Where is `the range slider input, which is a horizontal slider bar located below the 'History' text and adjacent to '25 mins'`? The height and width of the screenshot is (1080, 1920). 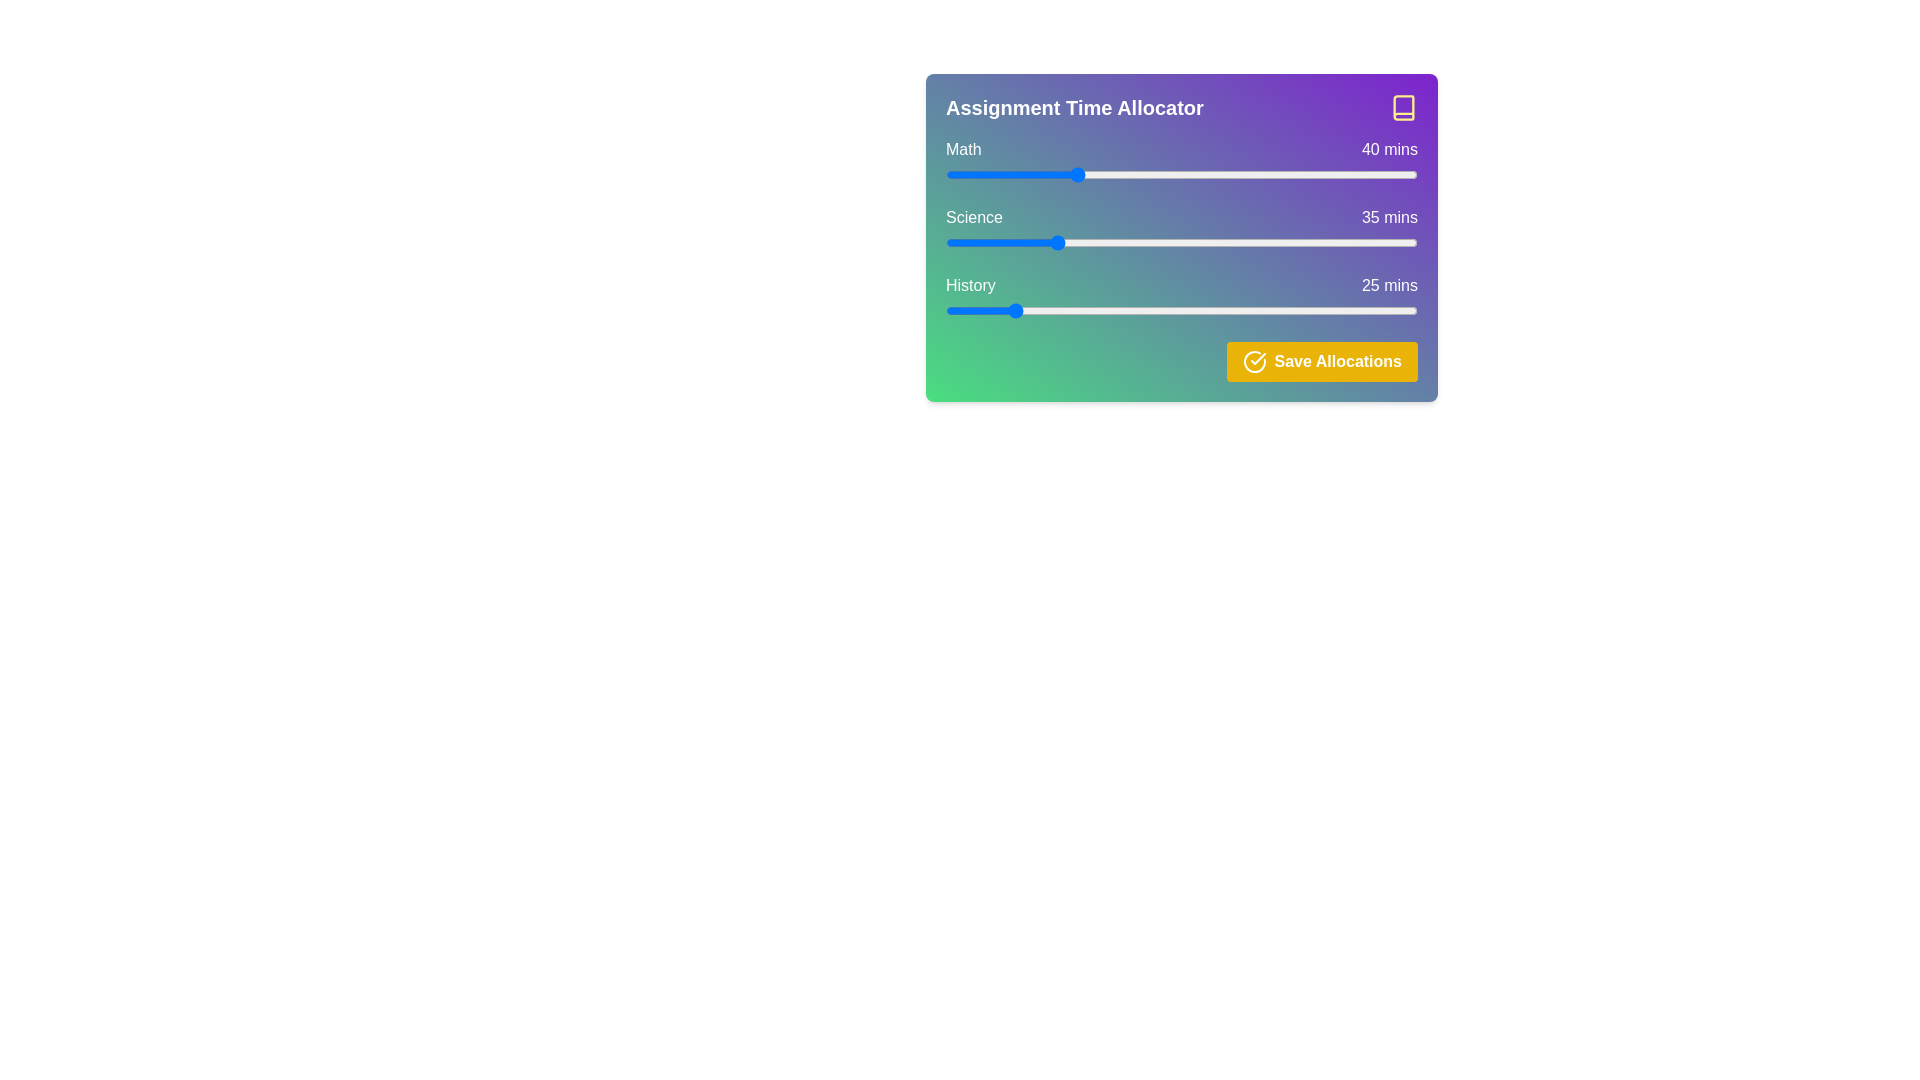 the range slider input, which is a horizontal slider bar located below the 'History' text and adjacent to '25 mins' is located at coordinates (1181, 311).